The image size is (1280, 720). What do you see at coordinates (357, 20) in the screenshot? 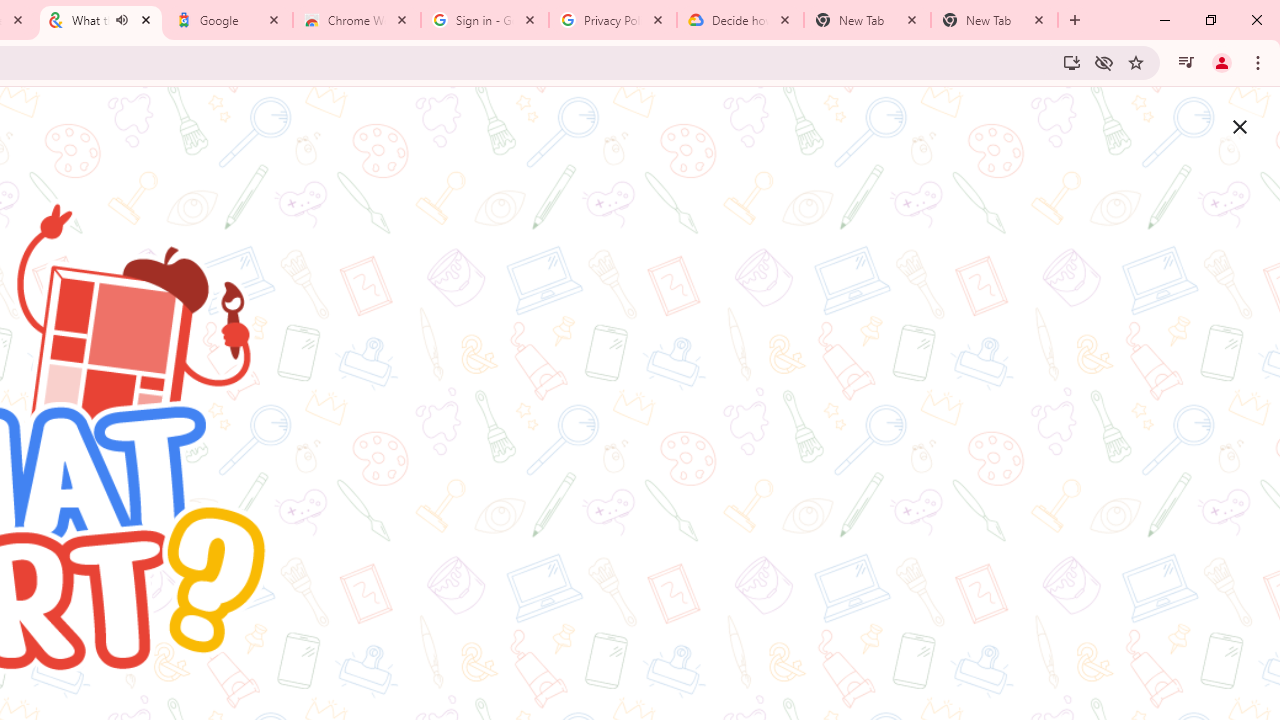
I see `'Chrome Web Store - Color themes by Chrome'` at bounding box center [357, 20].